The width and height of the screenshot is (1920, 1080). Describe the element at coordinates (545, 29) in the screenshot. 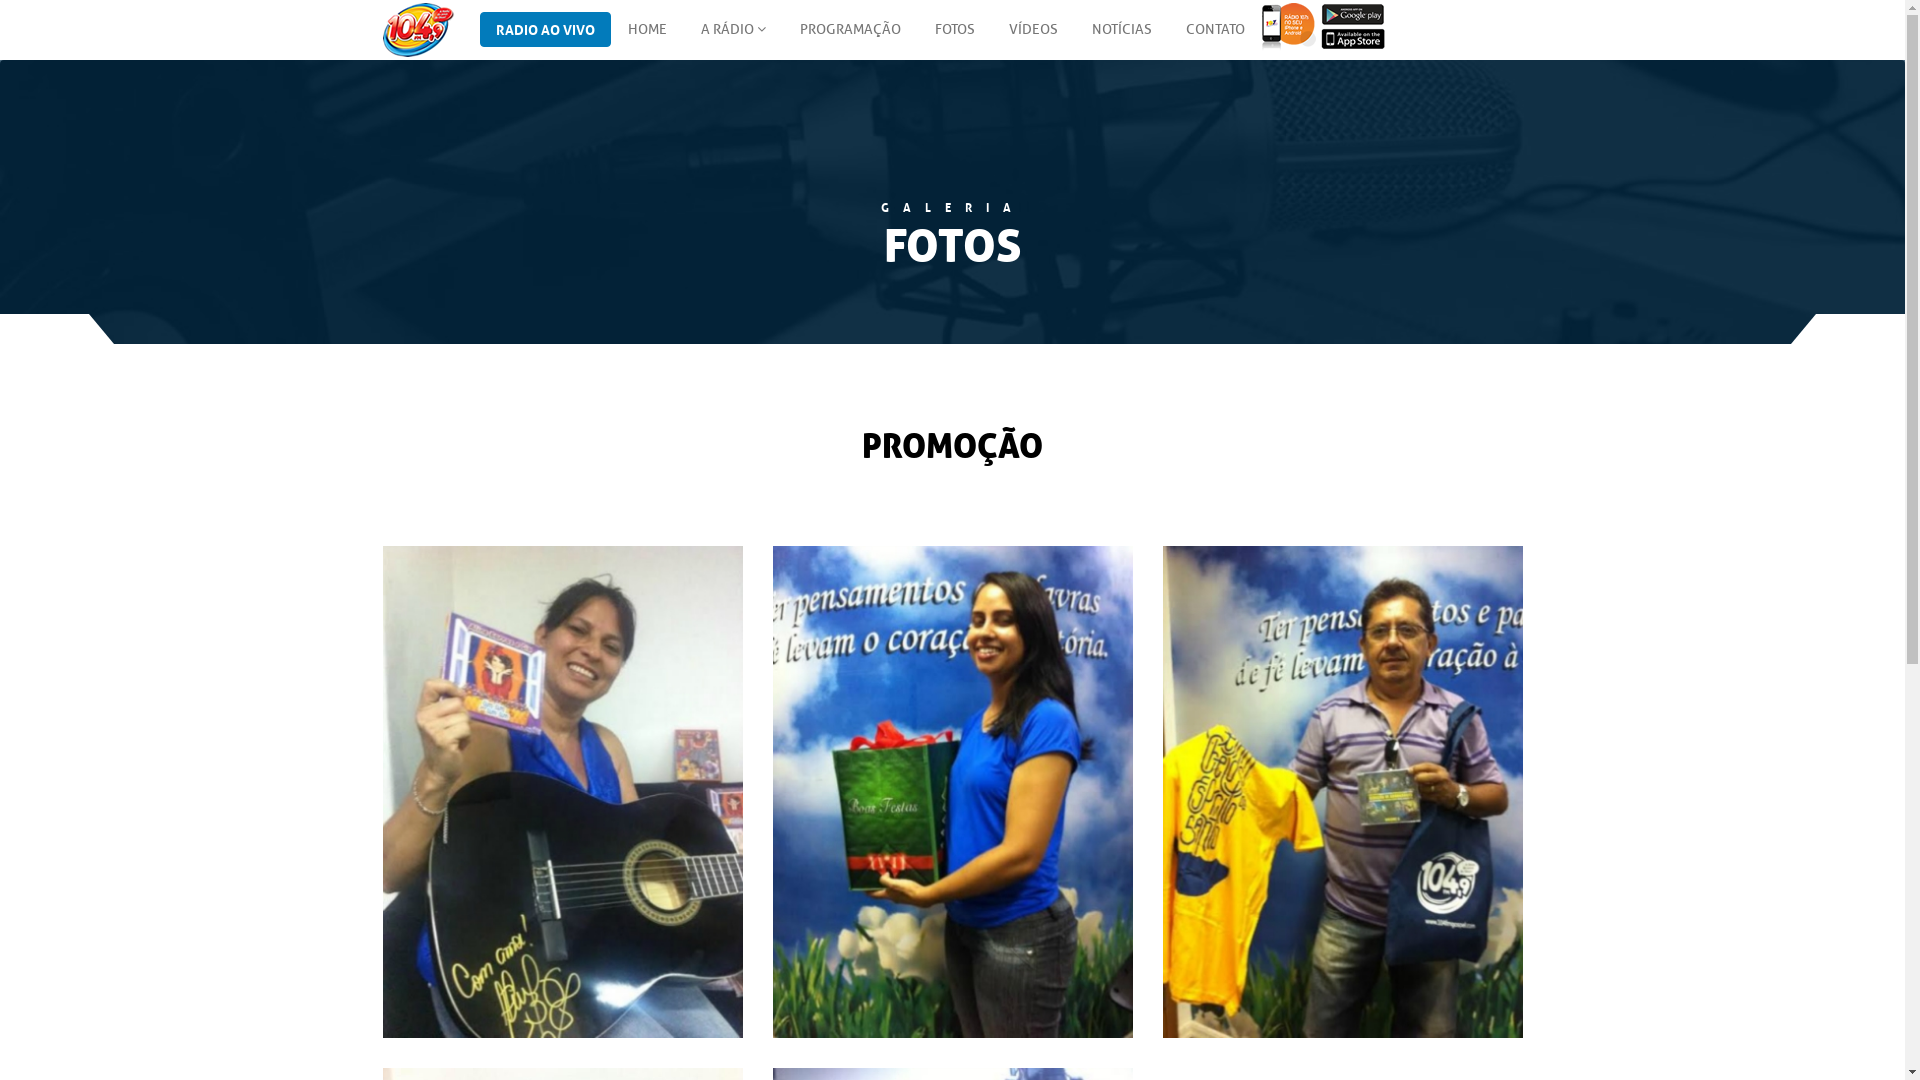

I see `'RADIO AO VIVO'` at that location.